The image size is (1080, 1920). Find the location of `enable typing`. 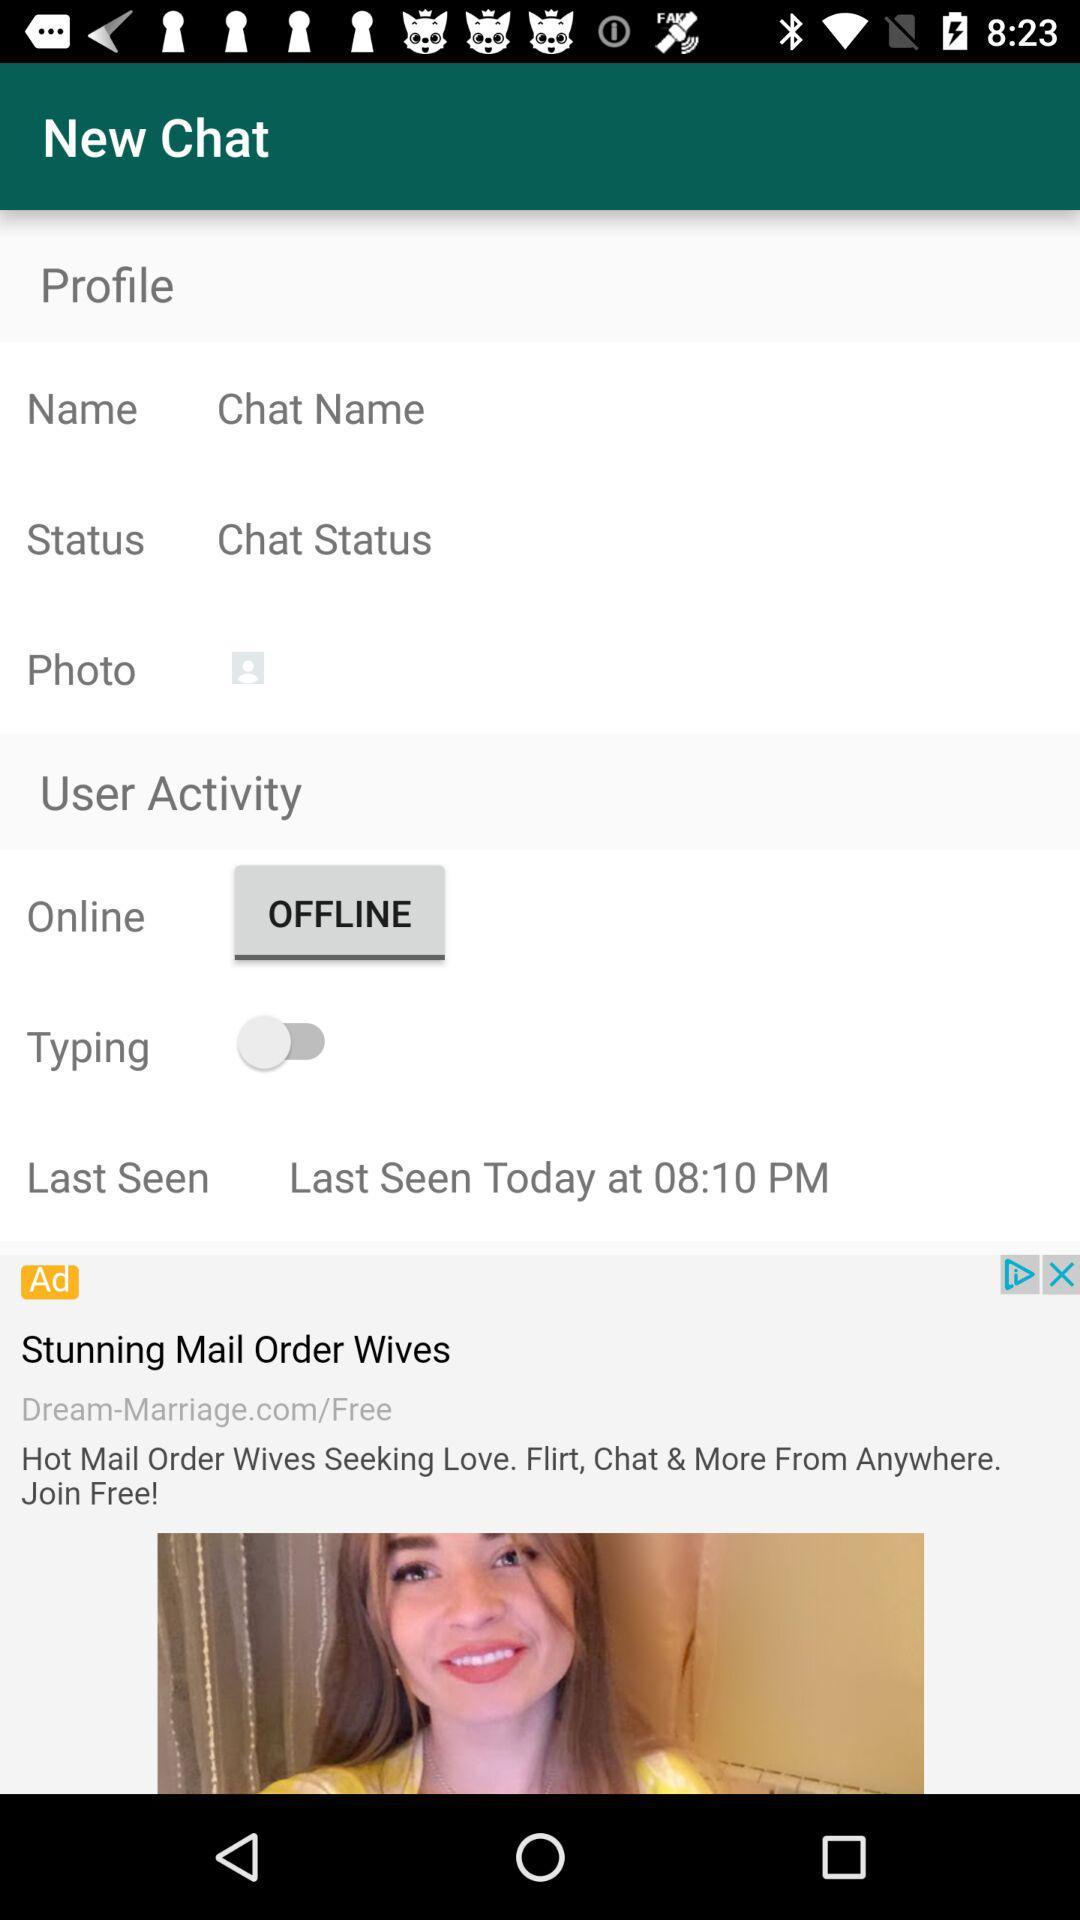

enable typing is located at coordinates (290, 1040).